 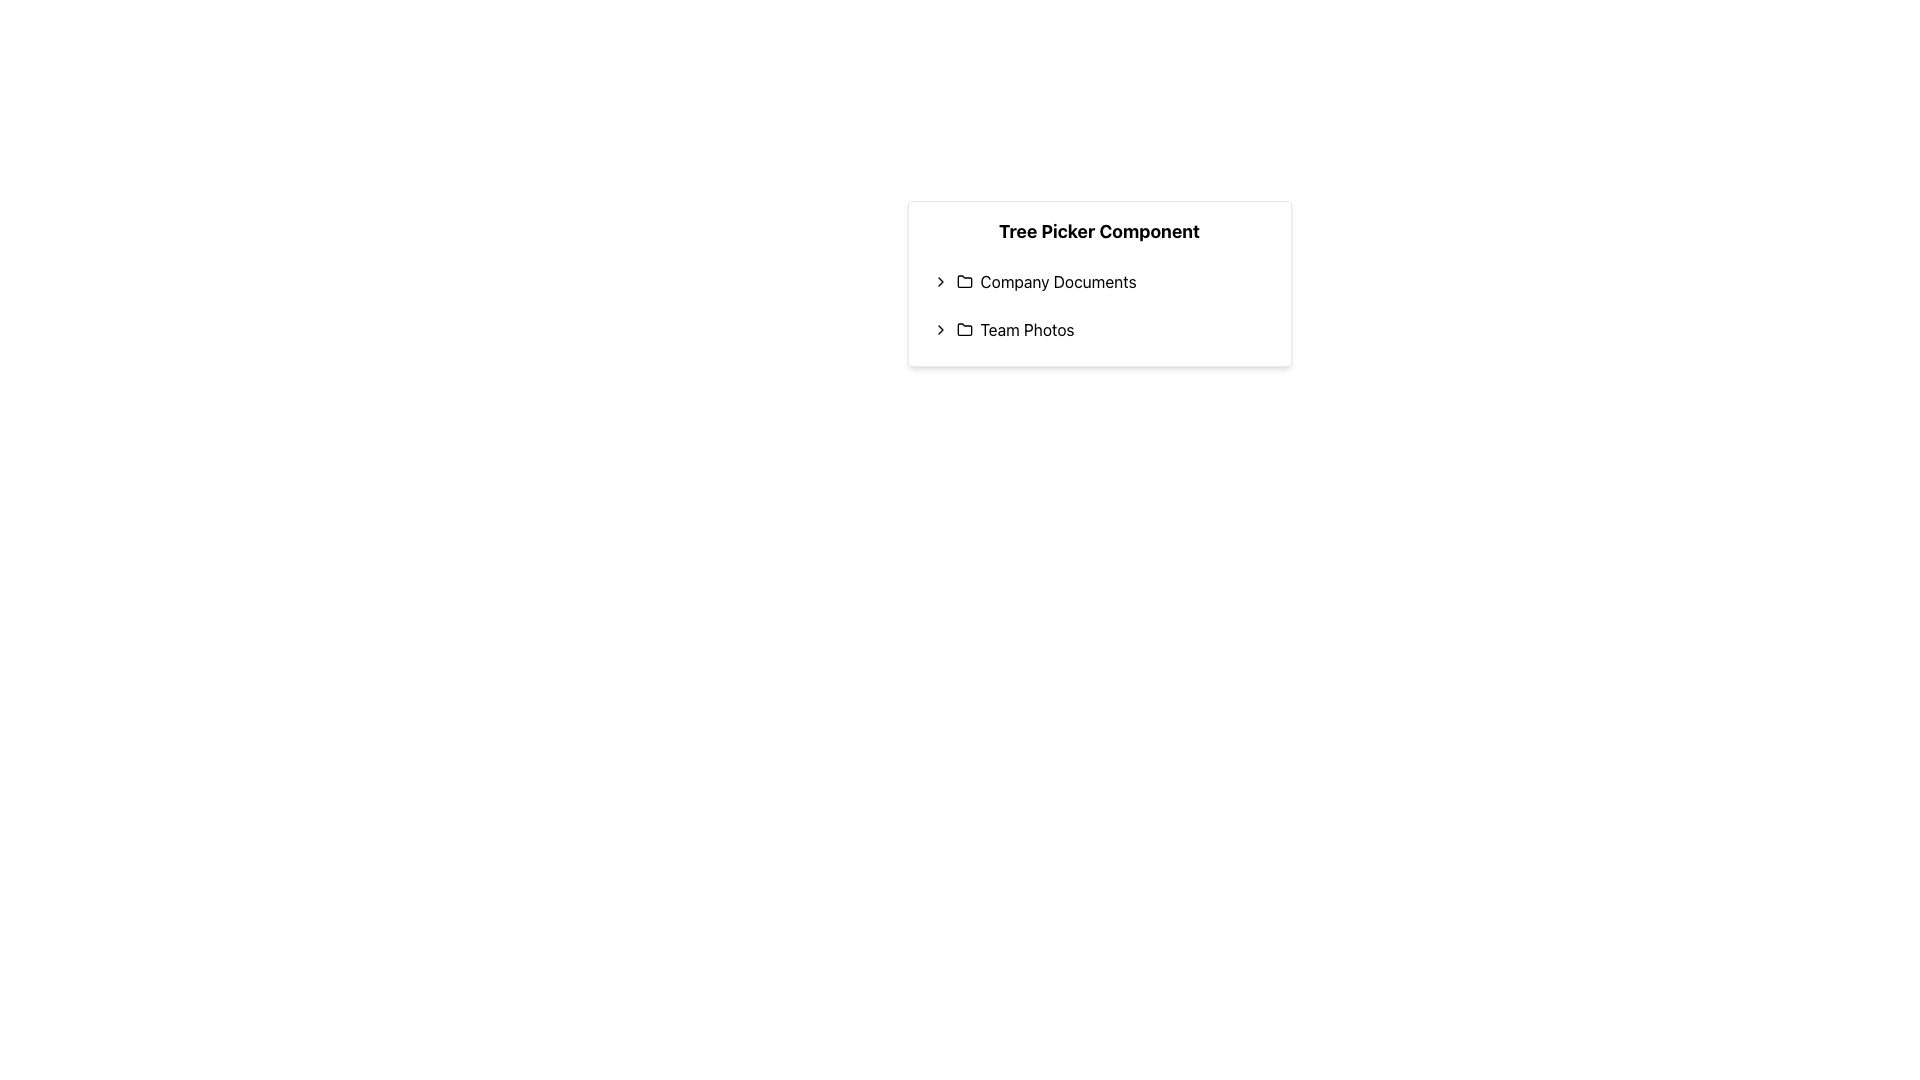 I want to click on the rightward chevron icon located to the left of the 'Team Photos' text in the second row of the hierarchical navigation component, so click(x=939, y=329).